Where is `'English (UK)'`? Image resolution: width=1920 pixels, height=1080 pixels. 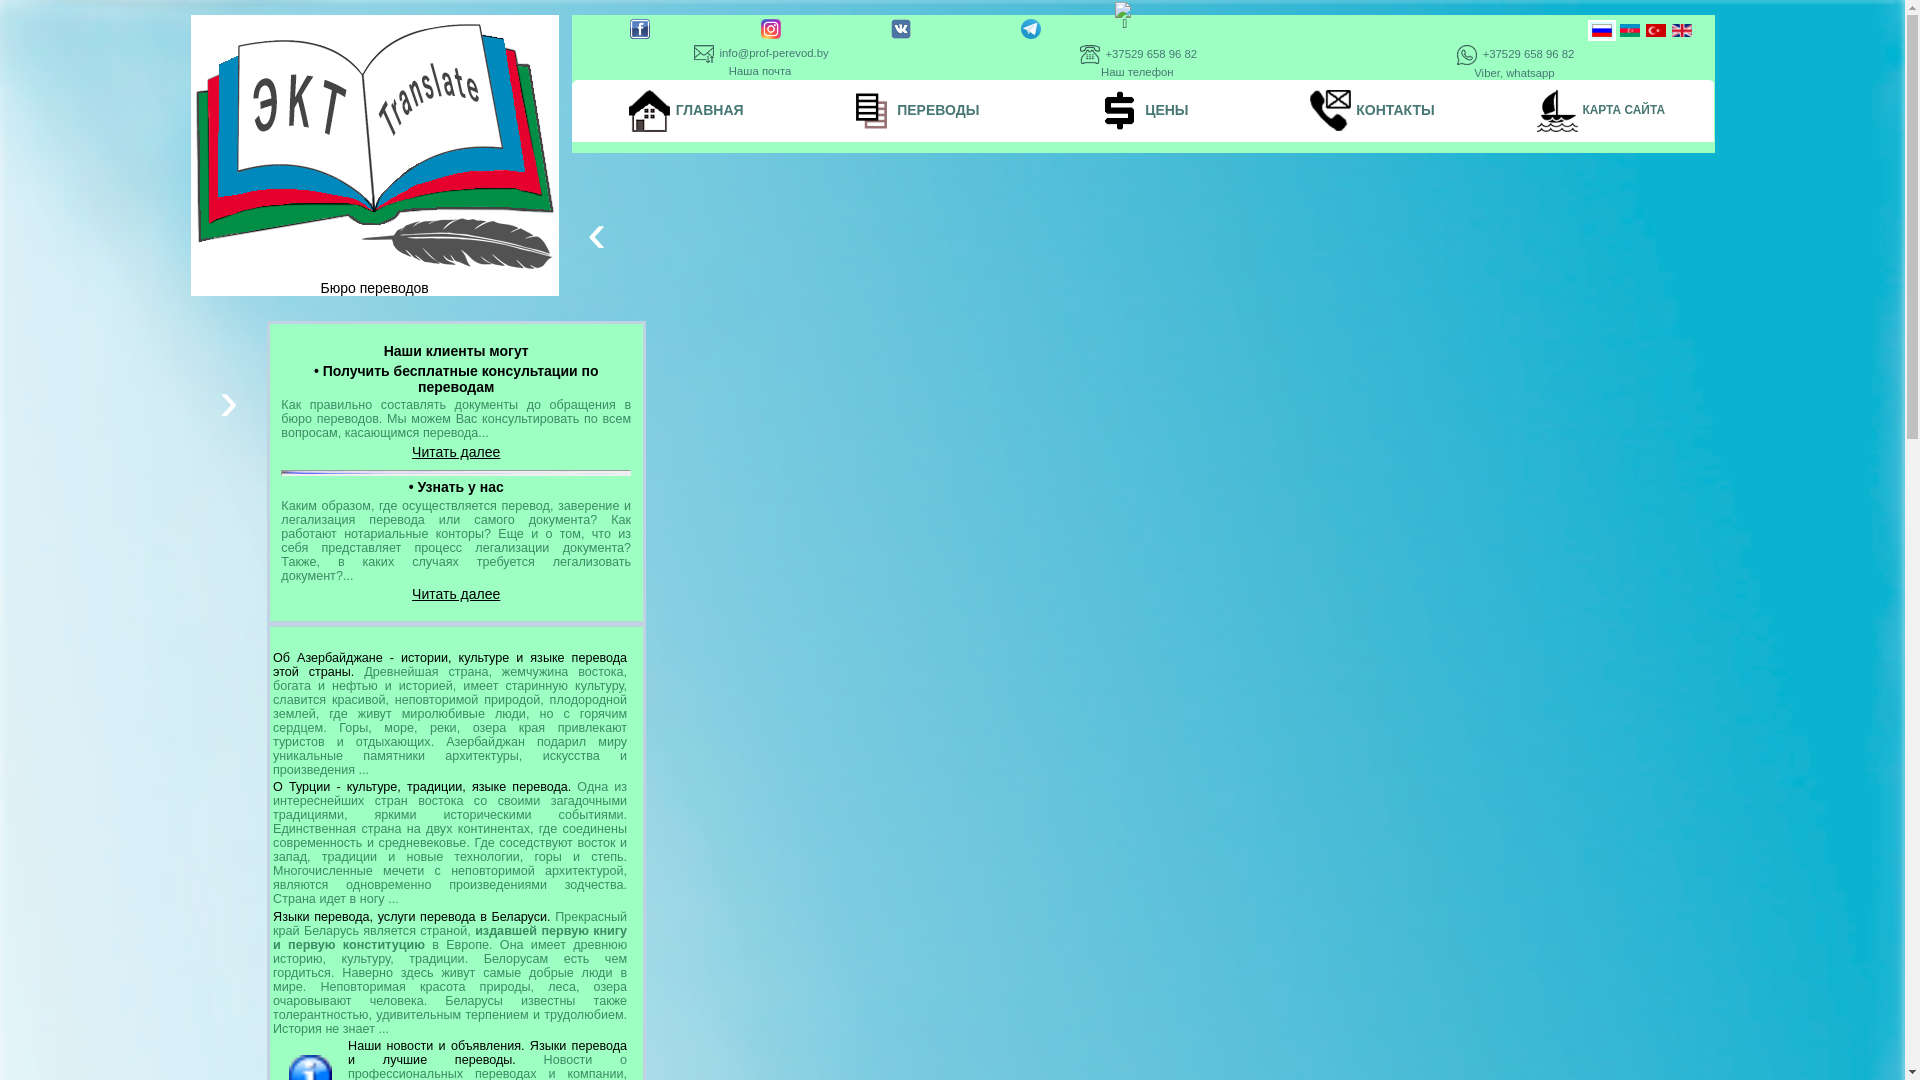 'English (UK)' is located at coordinates (1680, 30).